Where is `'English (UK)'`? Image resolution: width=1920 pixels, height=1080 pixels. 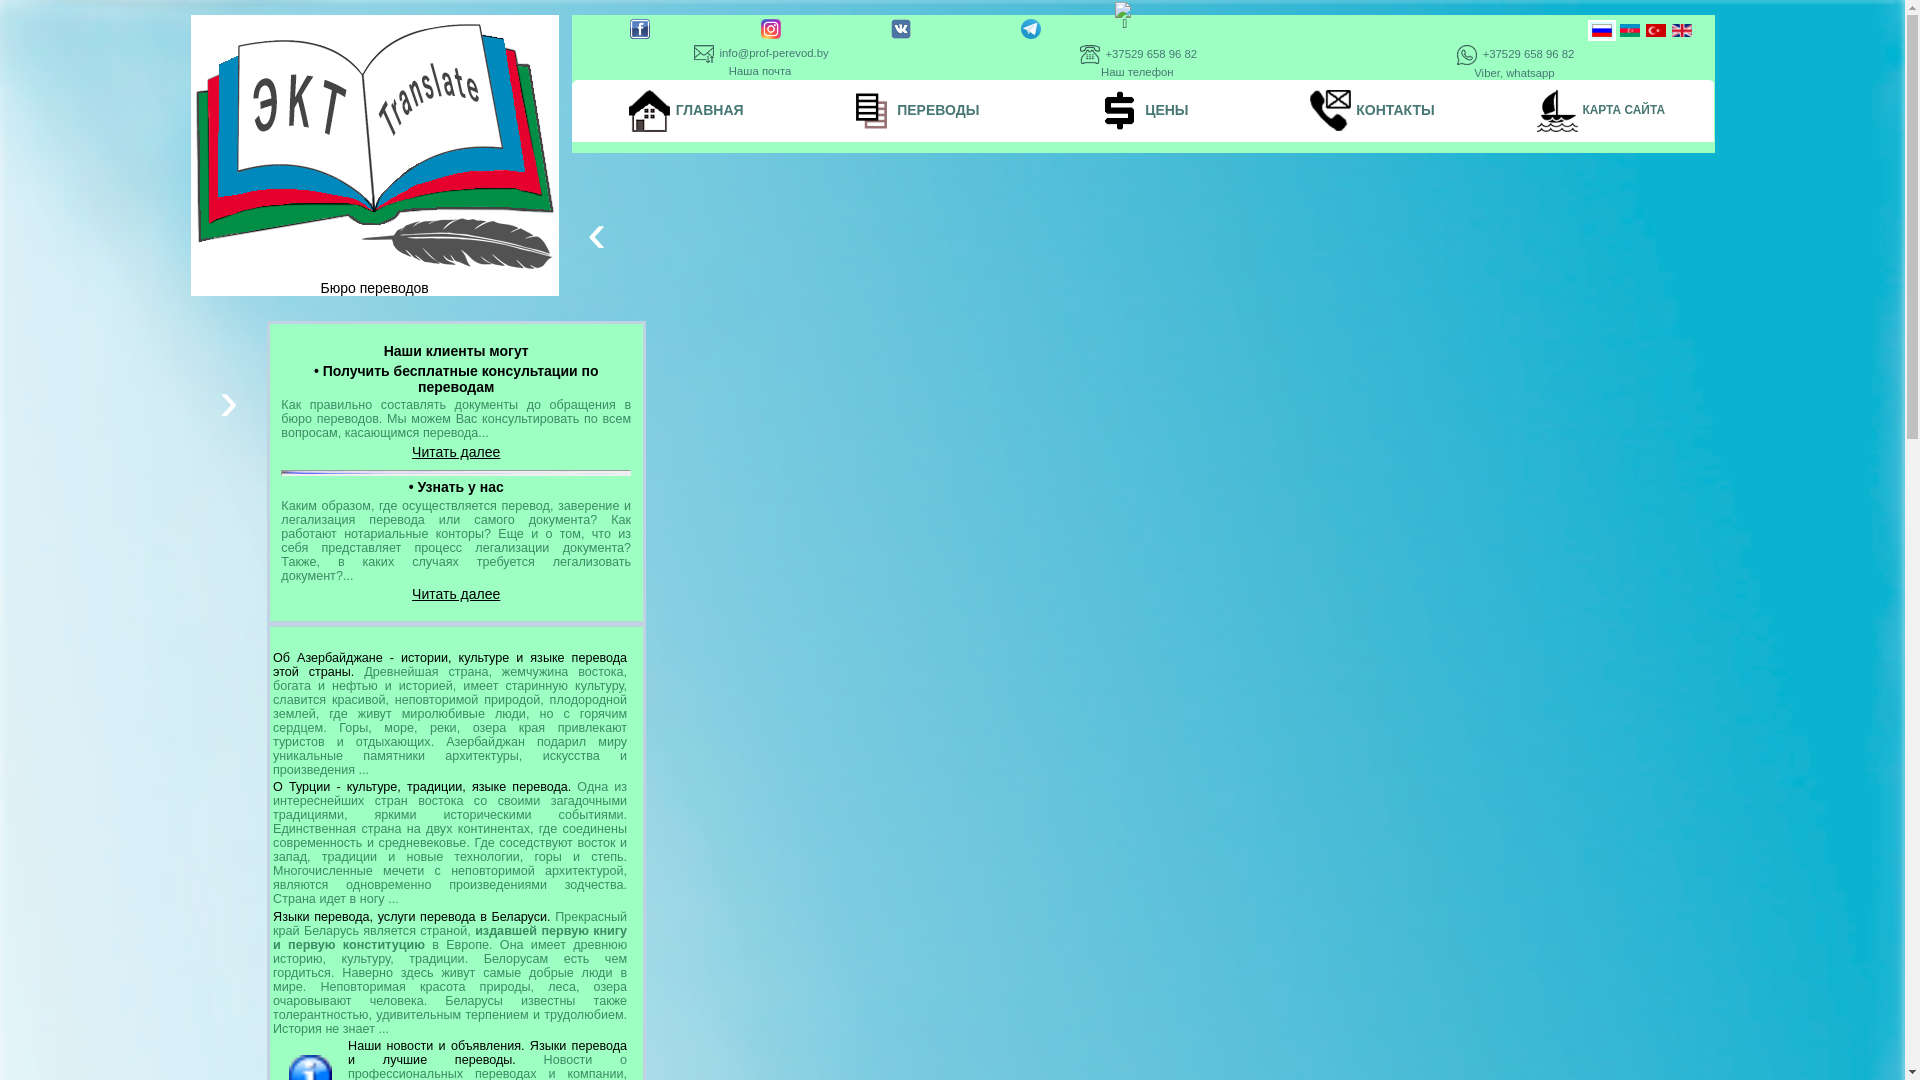 'English (UK)' is located at coordinates (1680, 30).